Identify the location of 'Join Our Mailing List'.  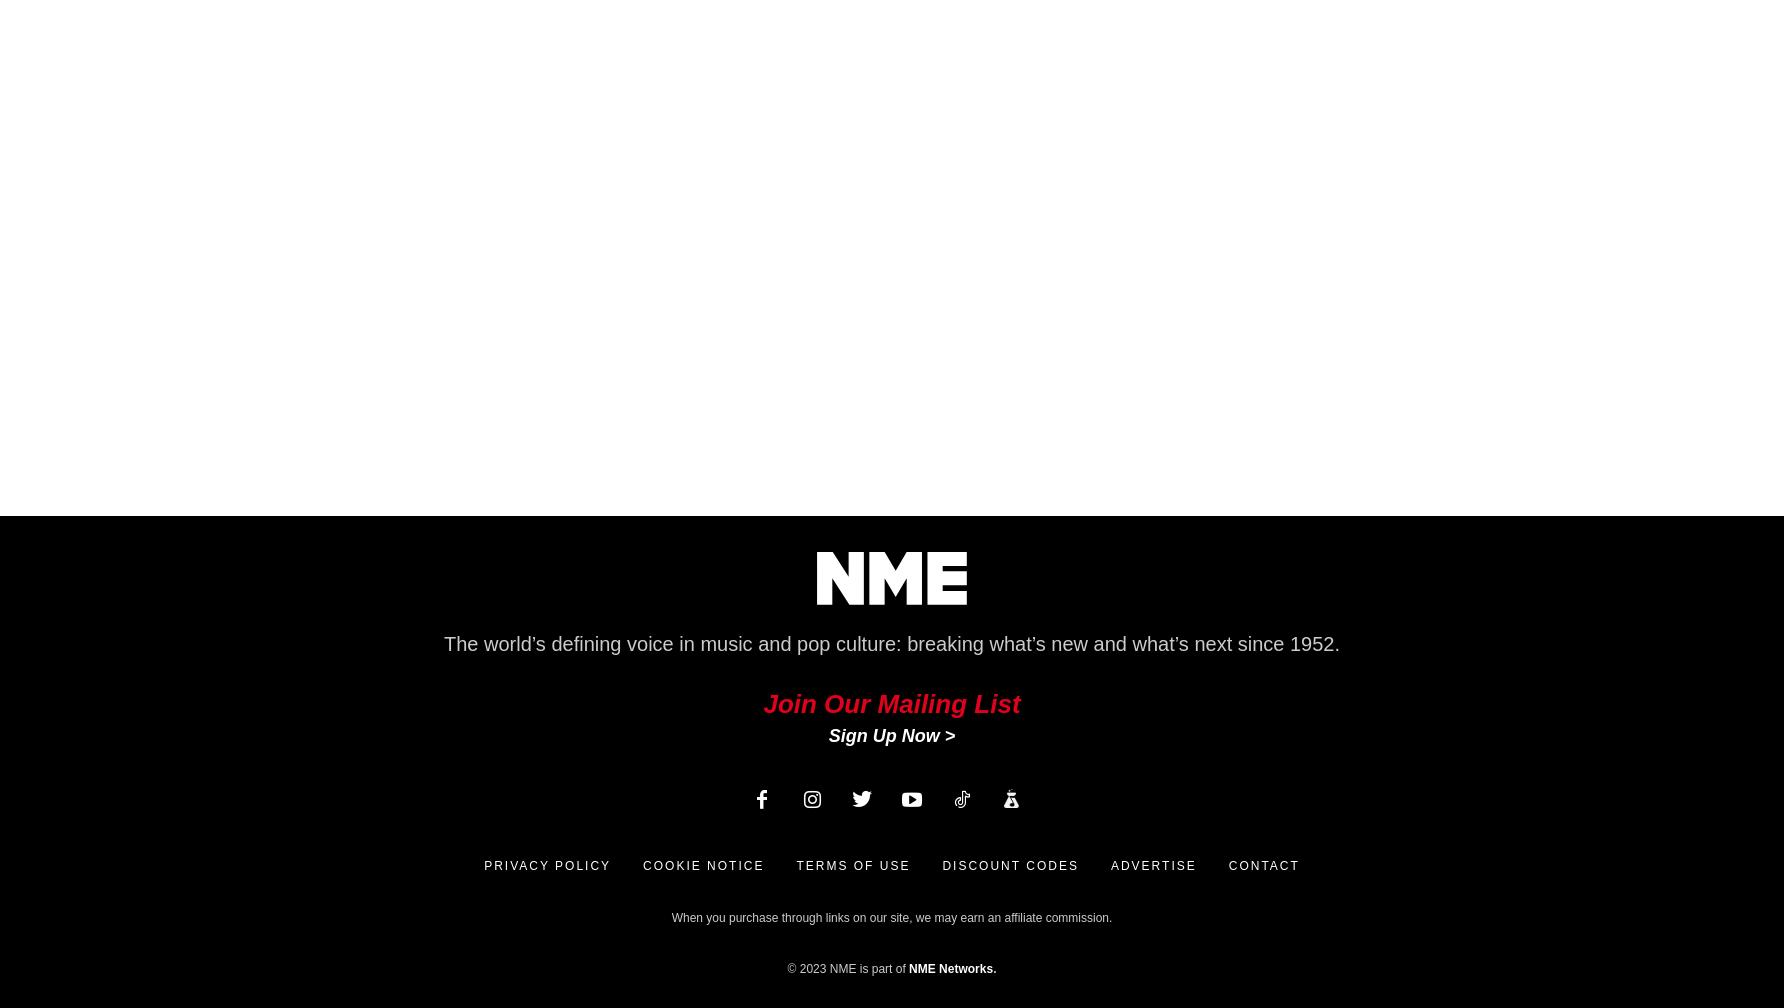
(763, 703).